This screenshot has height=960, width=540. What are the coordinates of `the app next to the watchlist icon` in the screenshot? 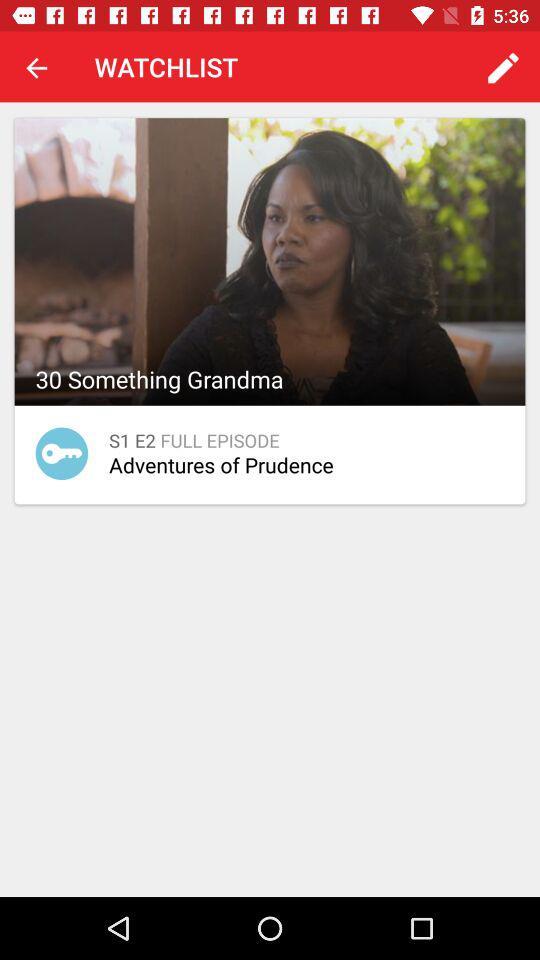 It's located at (36, 67).